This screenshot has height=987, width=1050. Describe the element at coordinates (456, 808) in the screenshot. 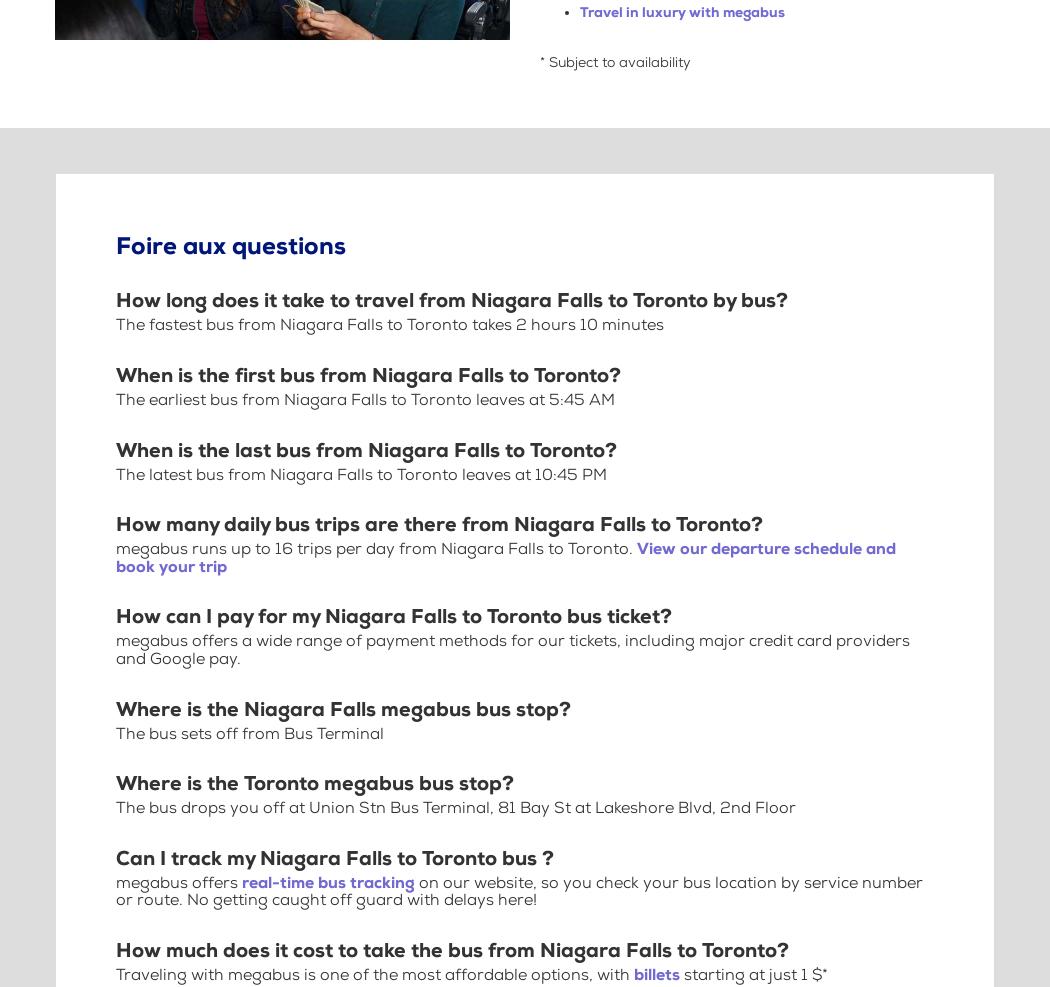

I see `'The bus drops you off at Union Stn Bus Terminal, 81 Bay St at Lakeshore Blvd, 2nd Floor'` at that location.